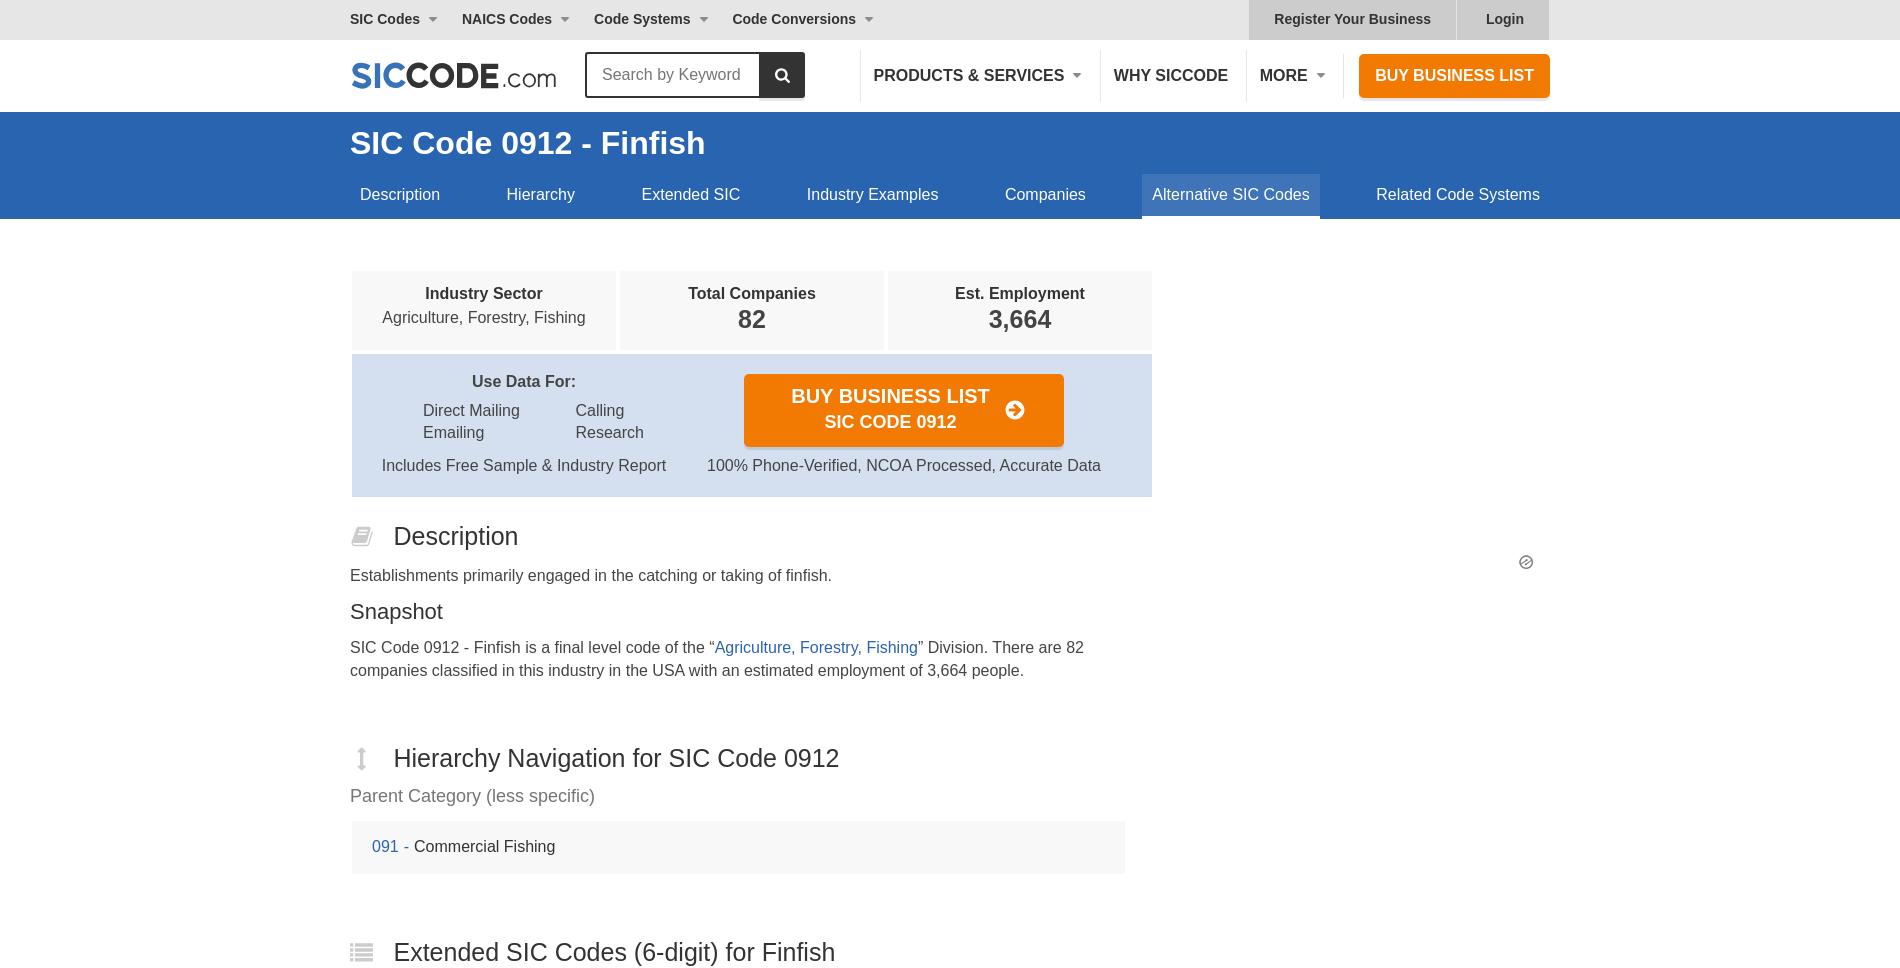 The image size is (1900, 968). Describe the element at coordinates (506, 18) in the screenshot. I see `'NAICS Codes'` at that location.